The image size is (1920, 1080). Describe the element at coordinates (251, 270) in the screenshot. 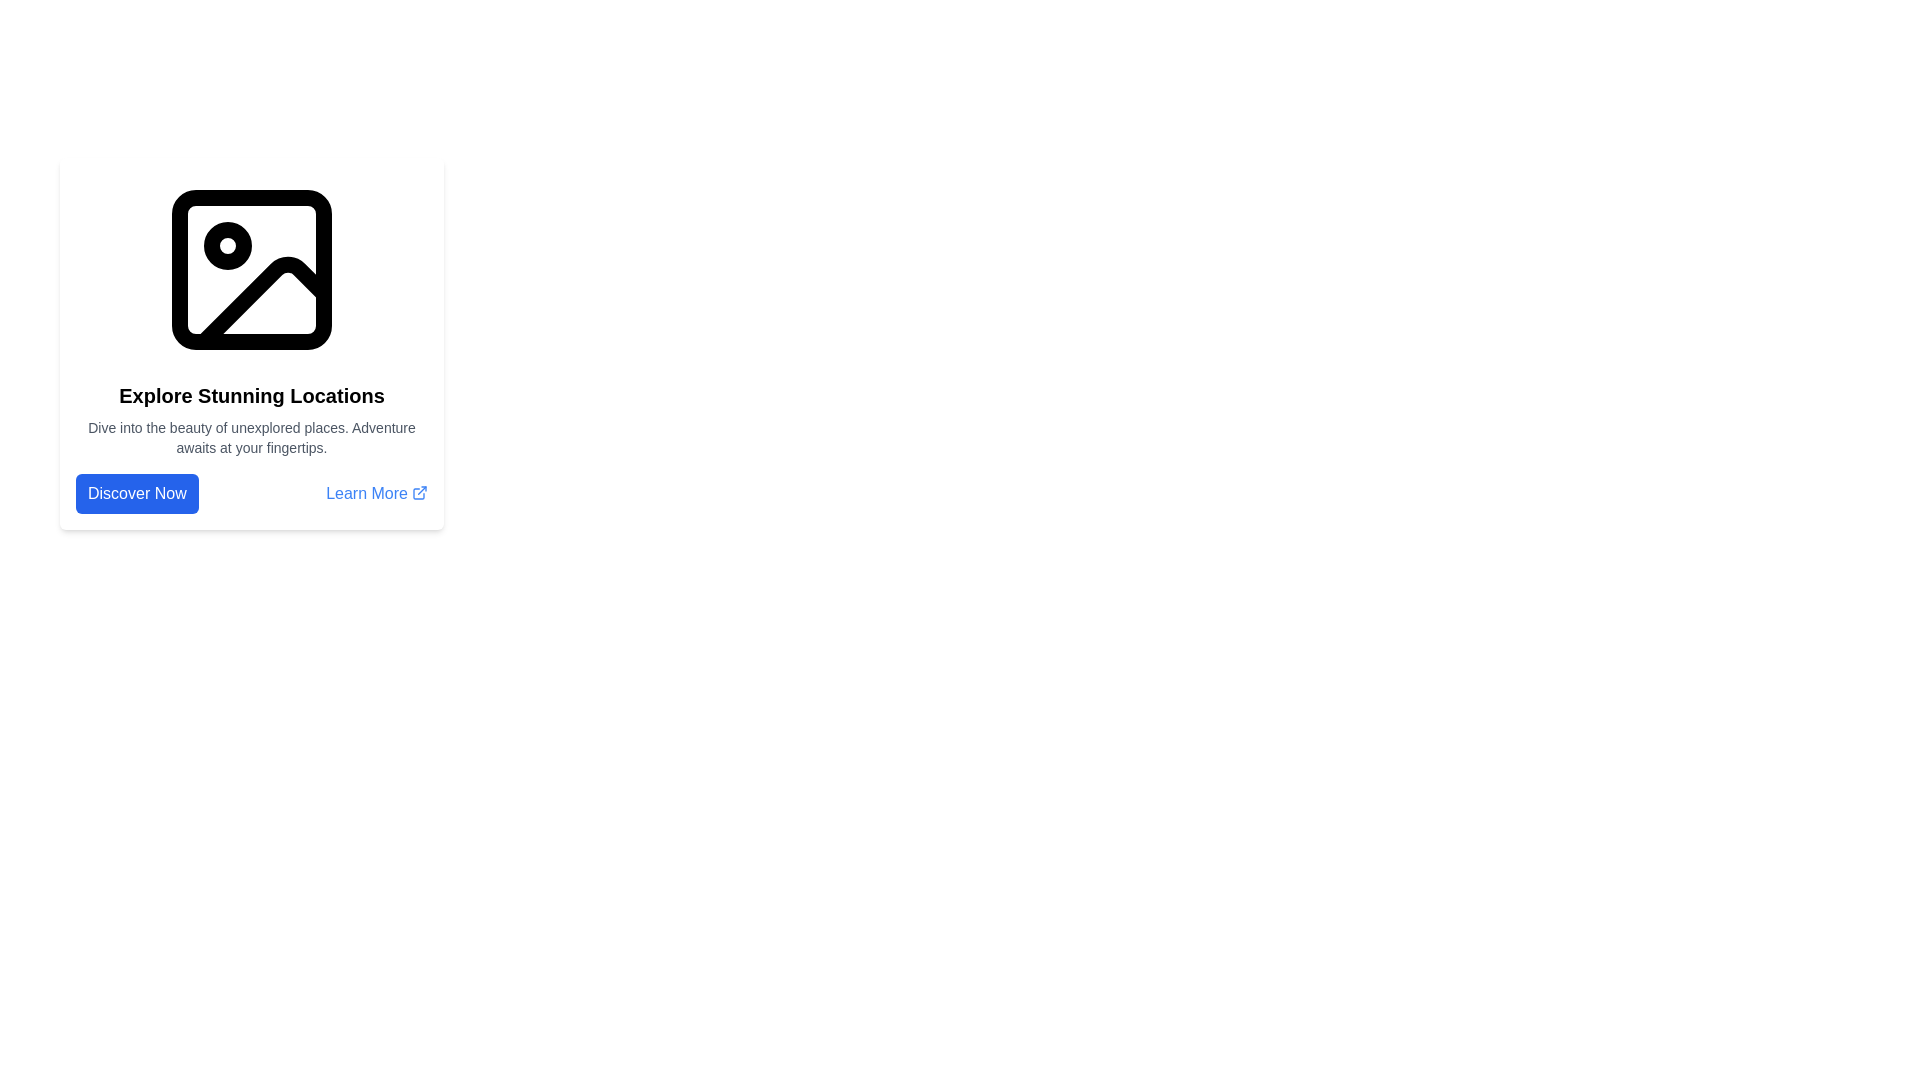

I see `the Image placeholder located at the top of the white panel with rounded corners, which serves as a visual representation for content related to 'Explore Stunning Locations'` at that location.